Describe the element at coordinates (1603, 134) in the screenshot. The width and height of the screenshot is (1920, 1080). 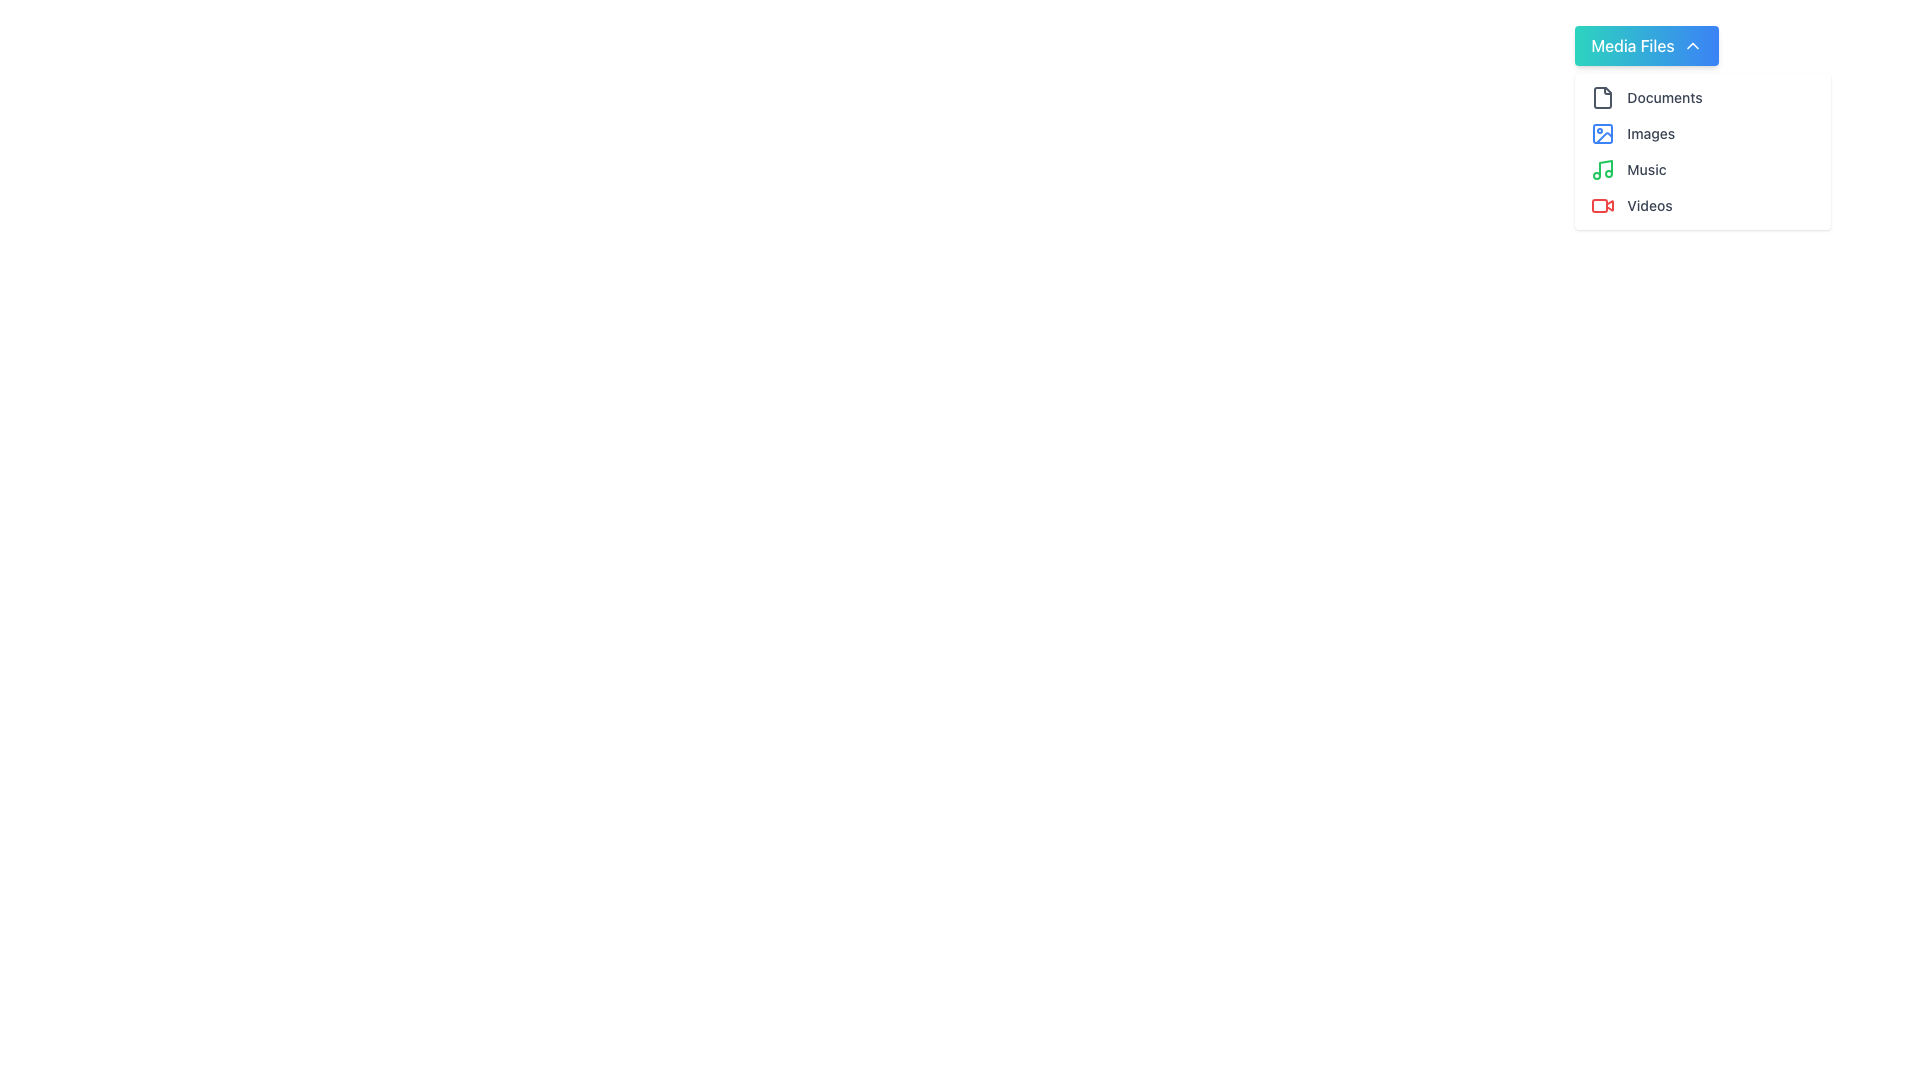
I see `the 'Images' icon in the 'Media Files' menu` at that location.